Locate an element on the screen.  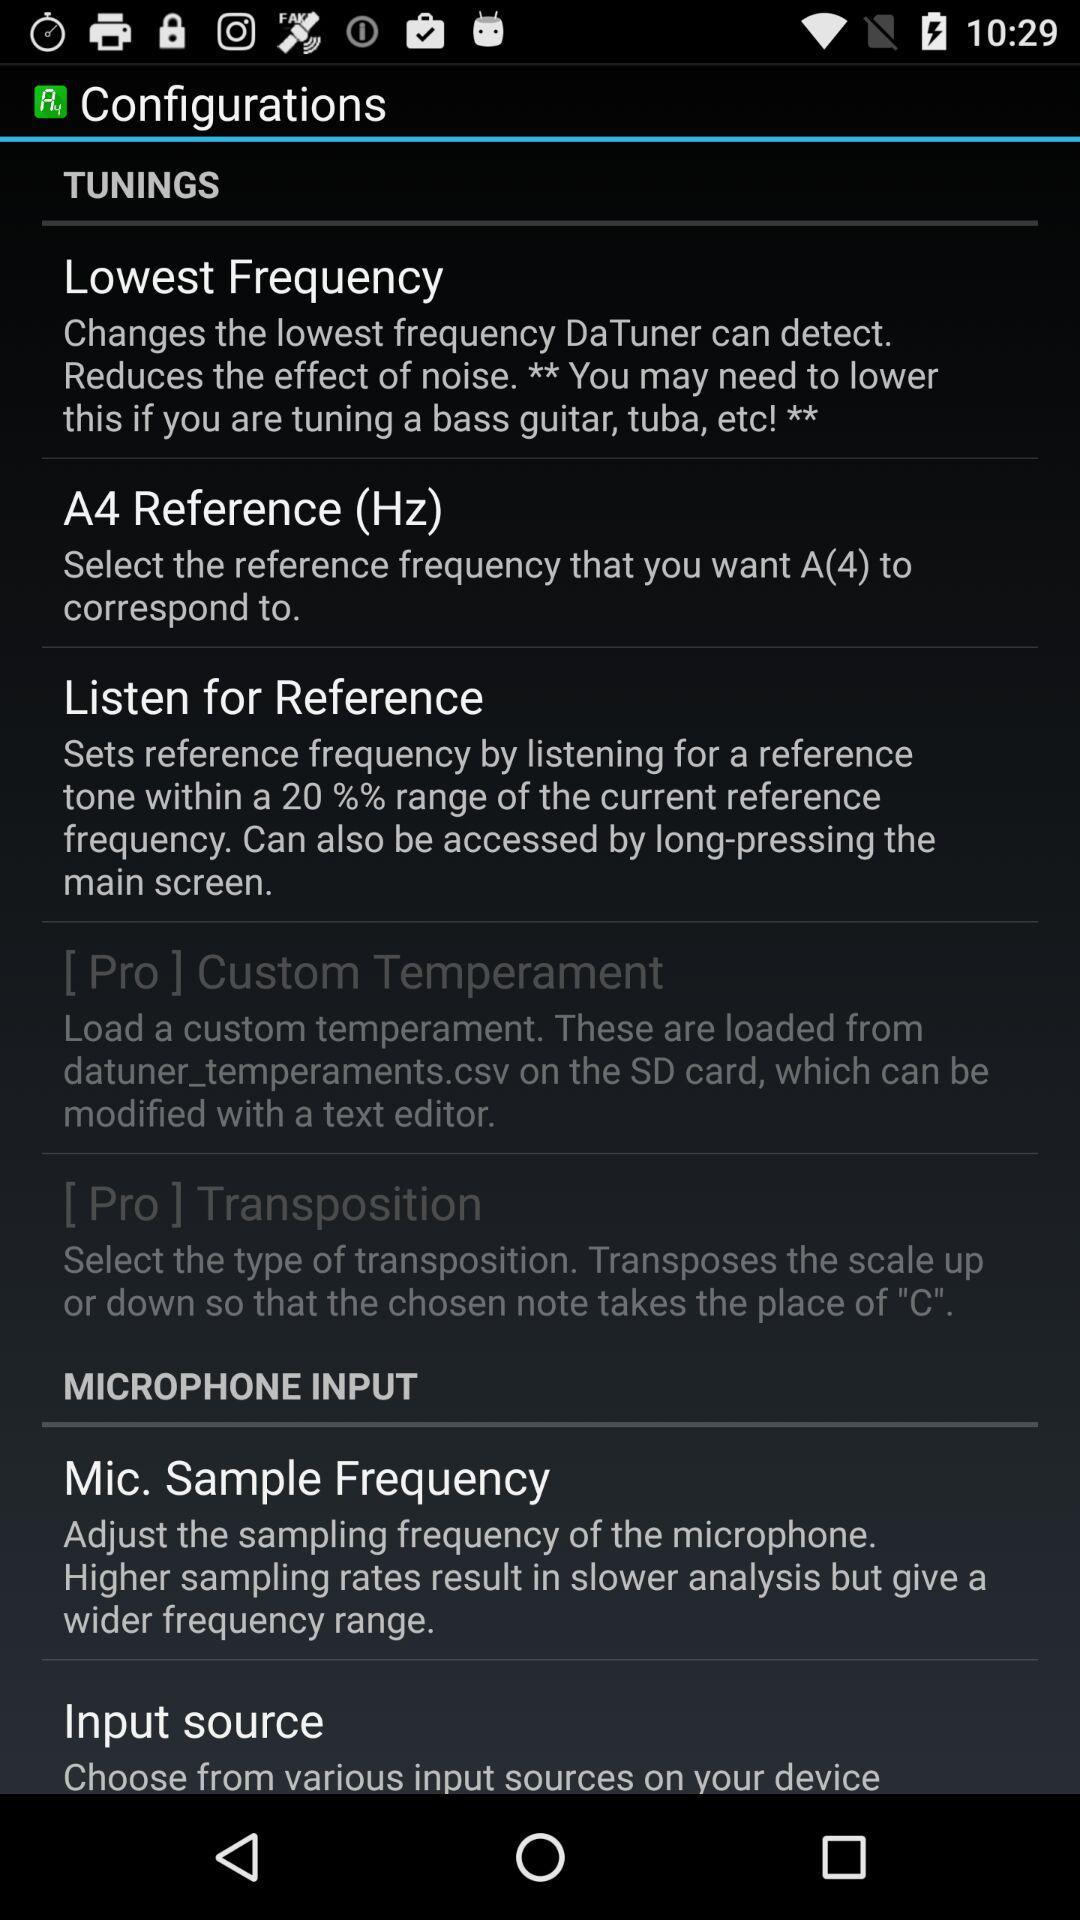
the tunings is located at coordinates (540, 183).